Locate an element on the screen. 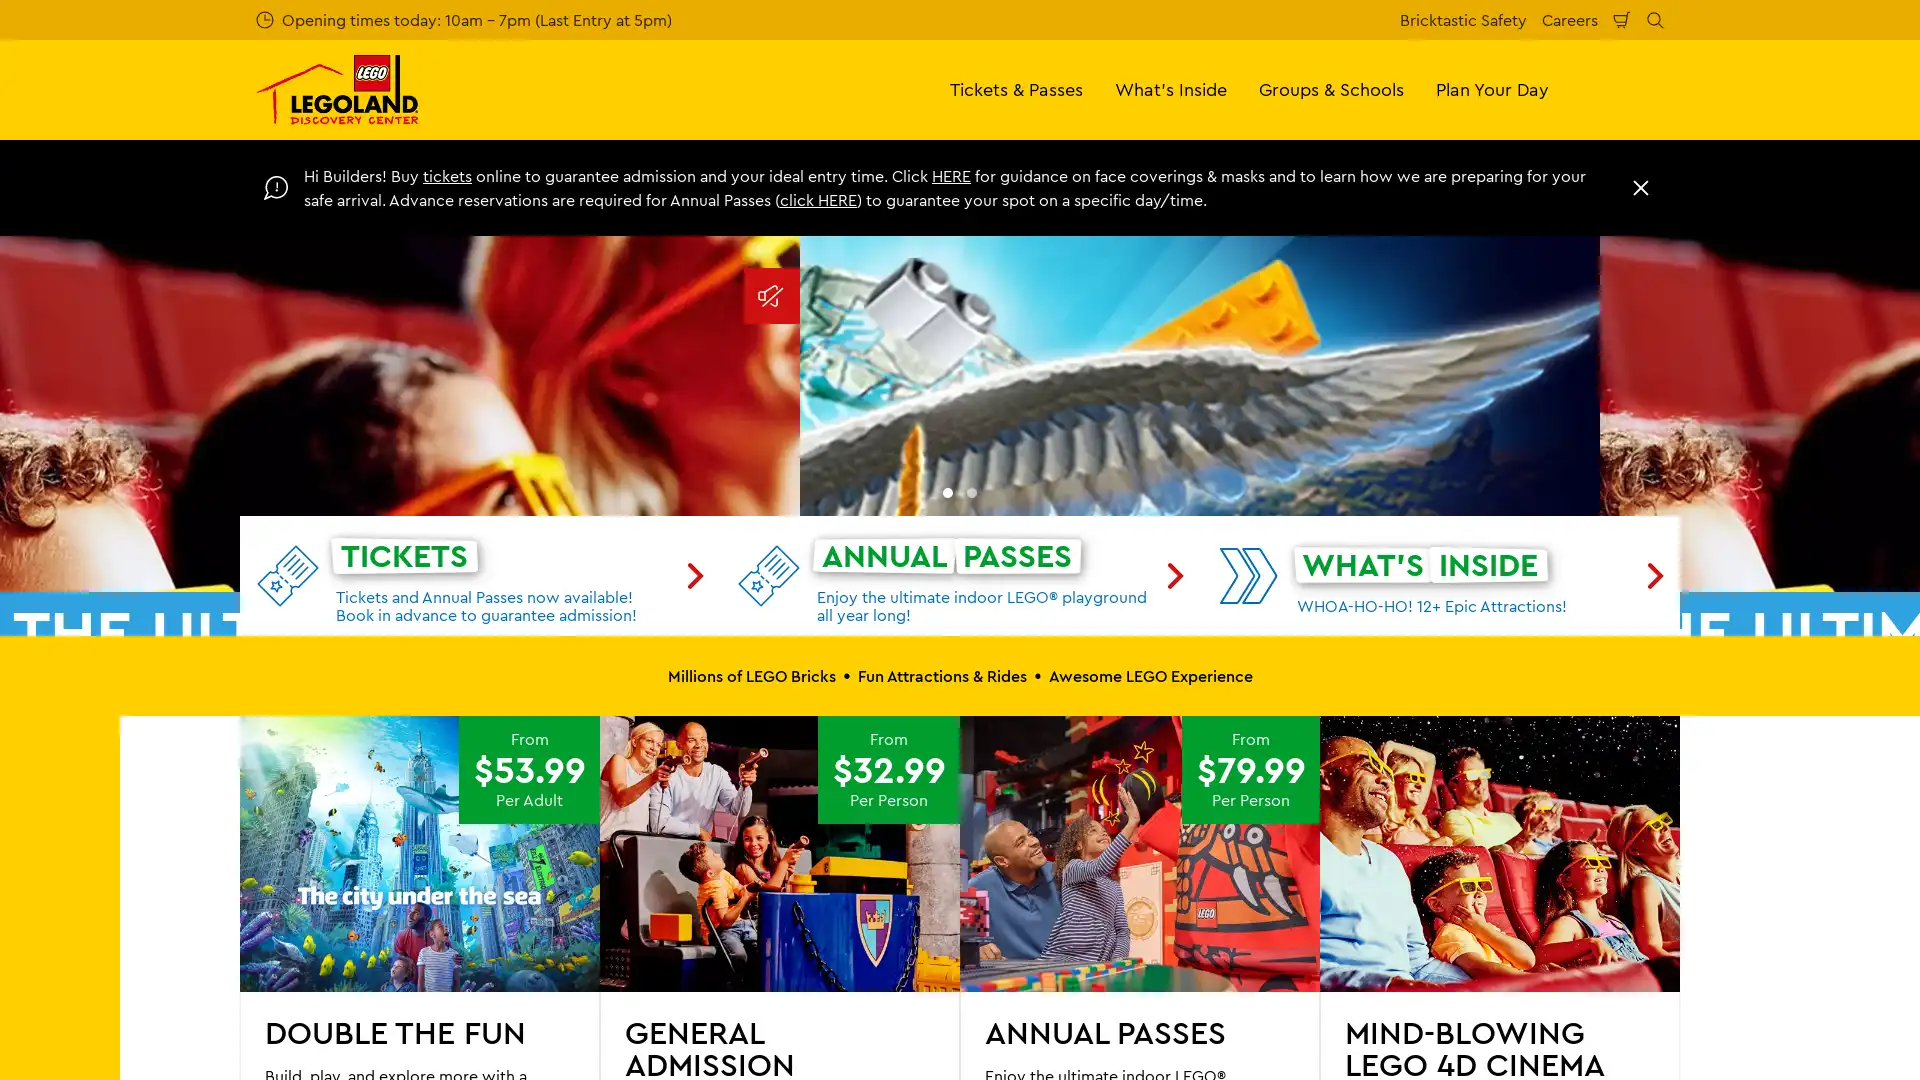  What's Inside is located at coordinates (1171, 88).